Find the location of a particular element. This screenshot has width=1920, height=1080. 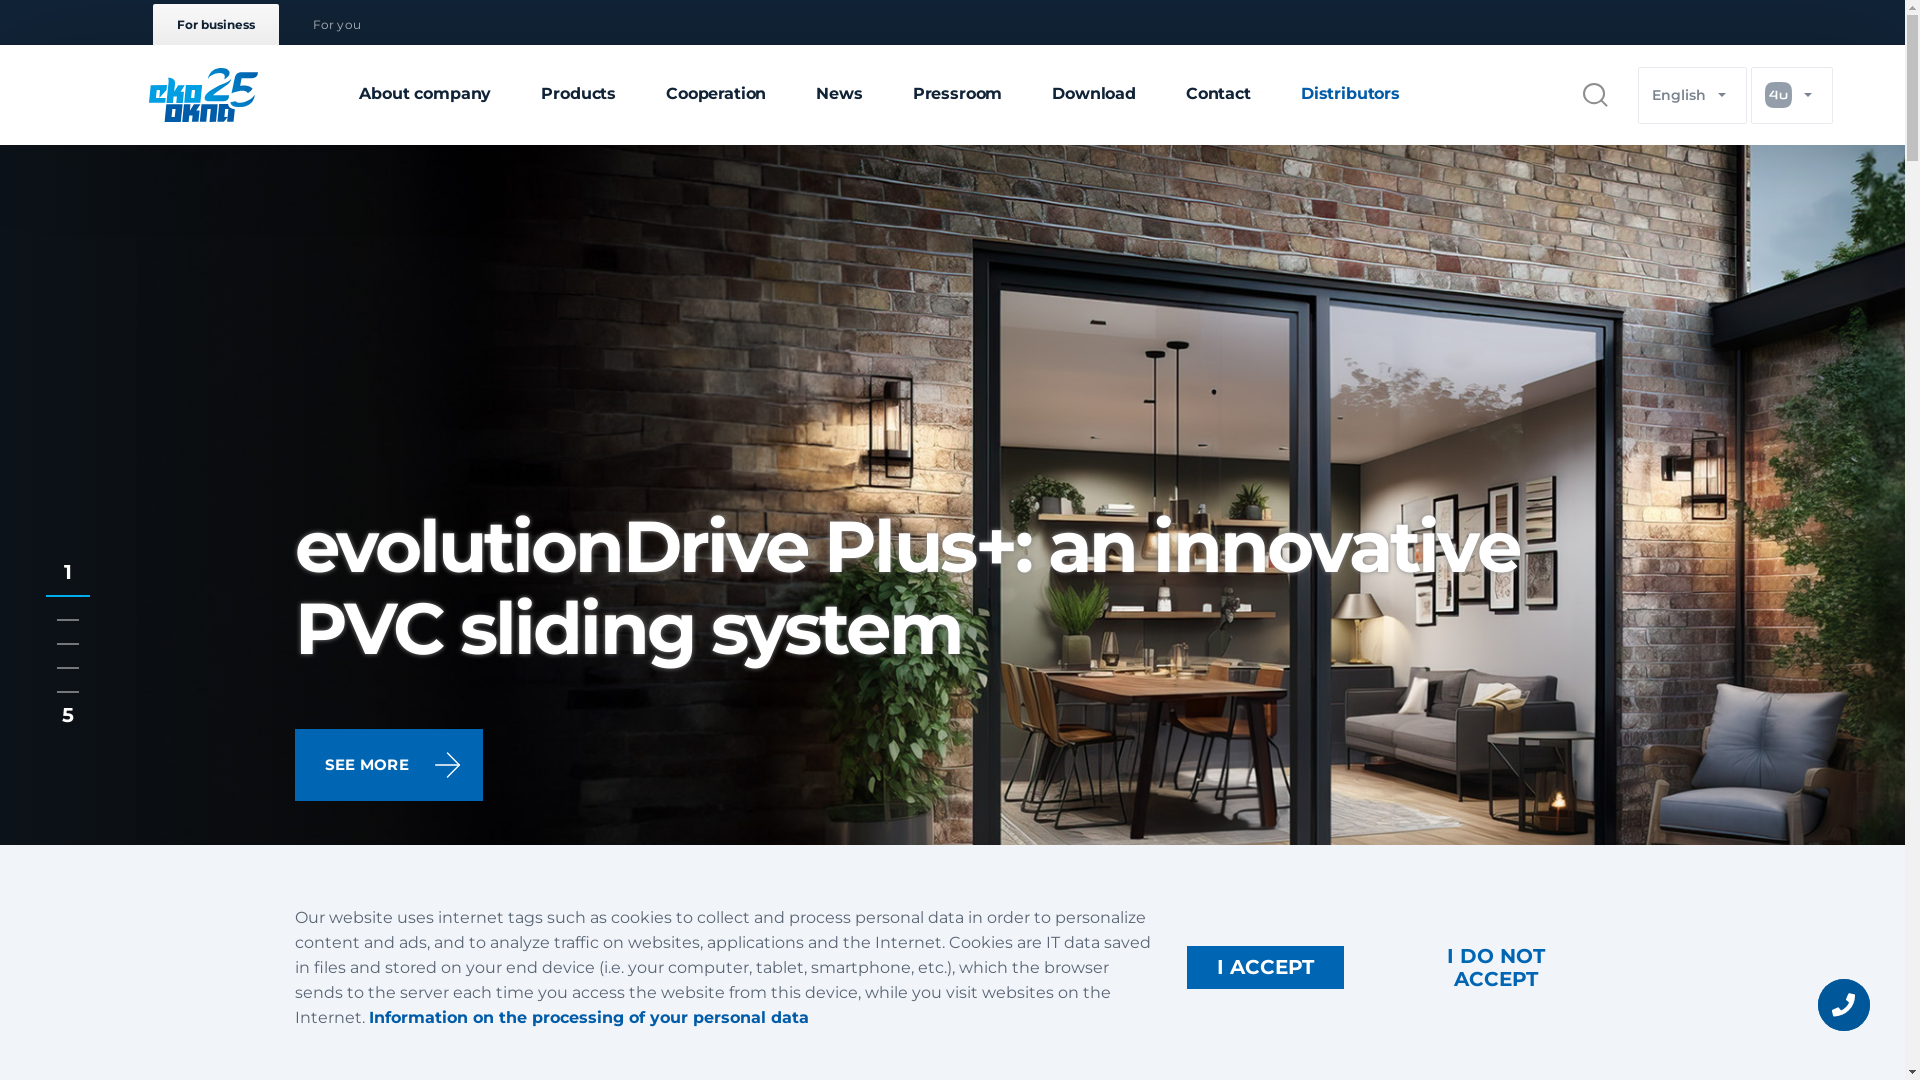

'Contact' is located at coordinates (1217, 95).